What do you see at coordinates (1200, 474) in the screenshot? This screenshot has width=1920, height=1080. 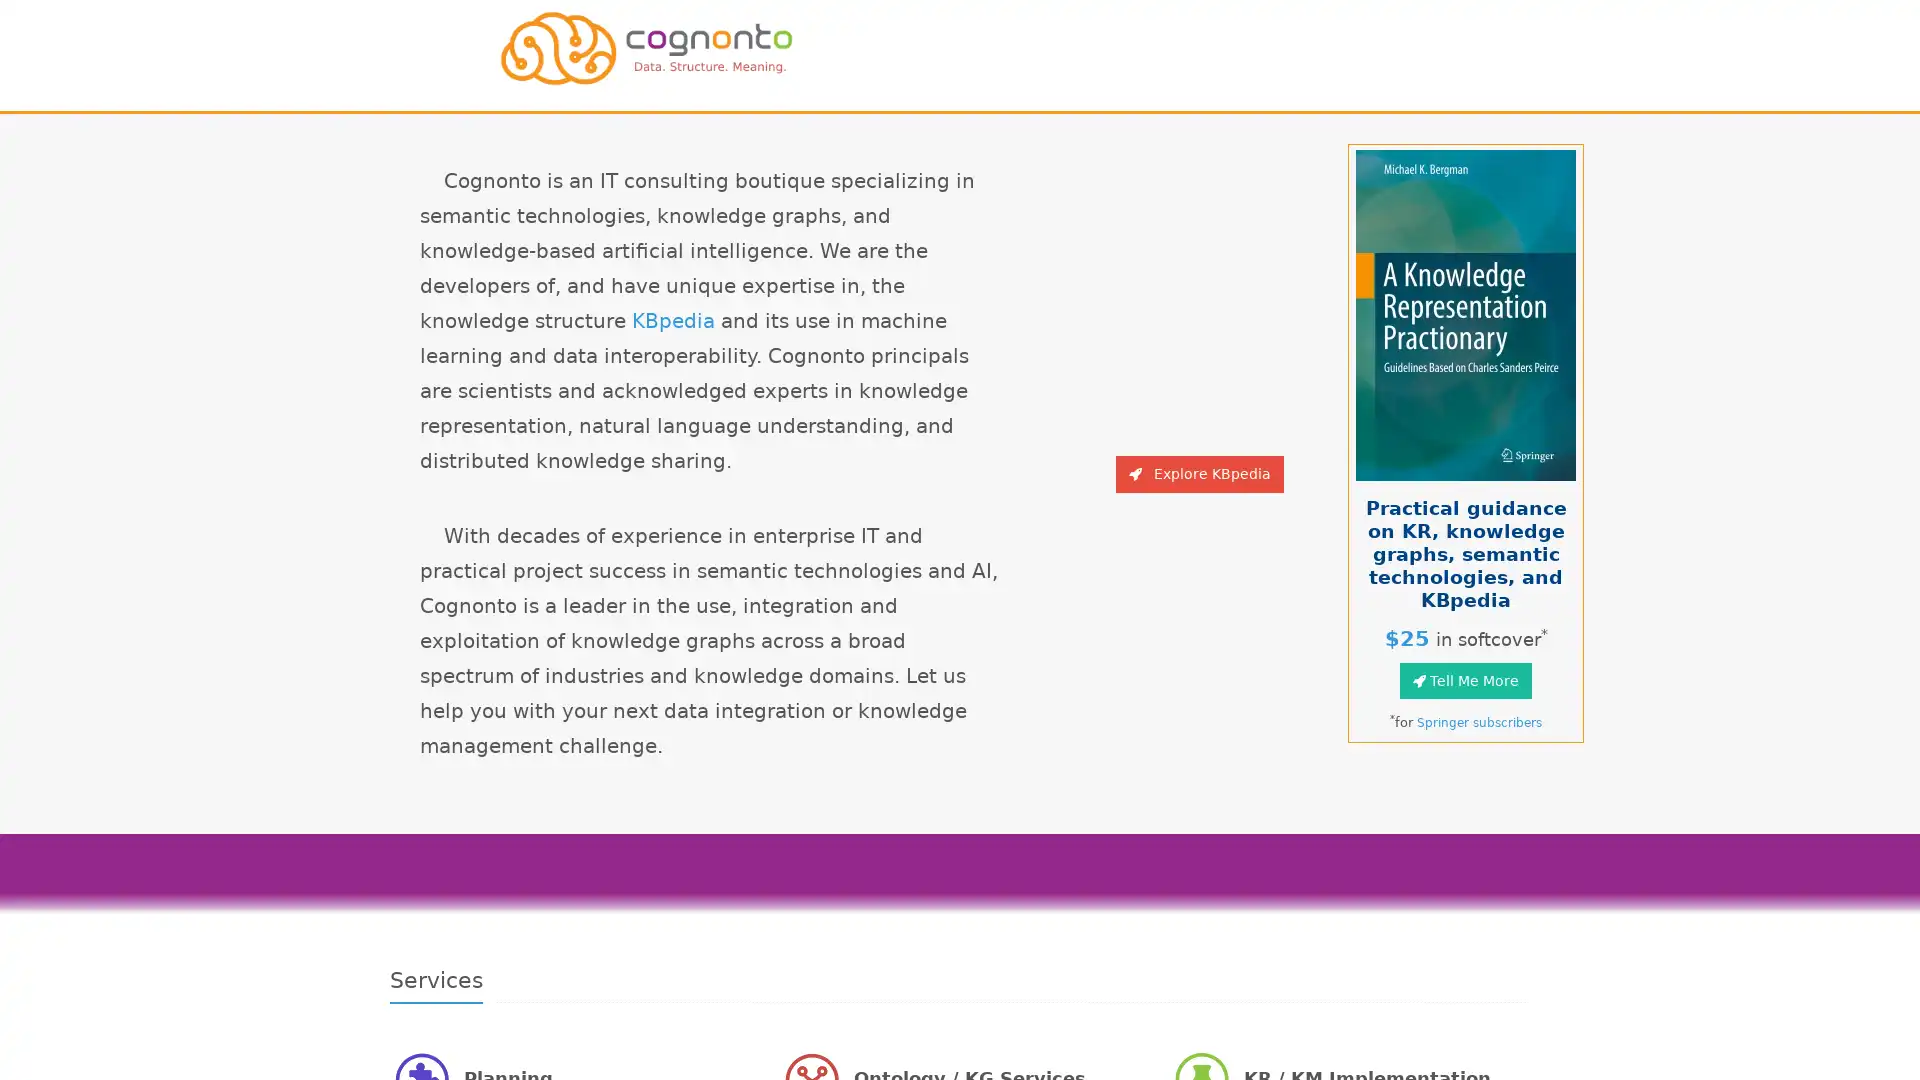 I see `Explore KBpedia` at bounding box center [1200, 474].